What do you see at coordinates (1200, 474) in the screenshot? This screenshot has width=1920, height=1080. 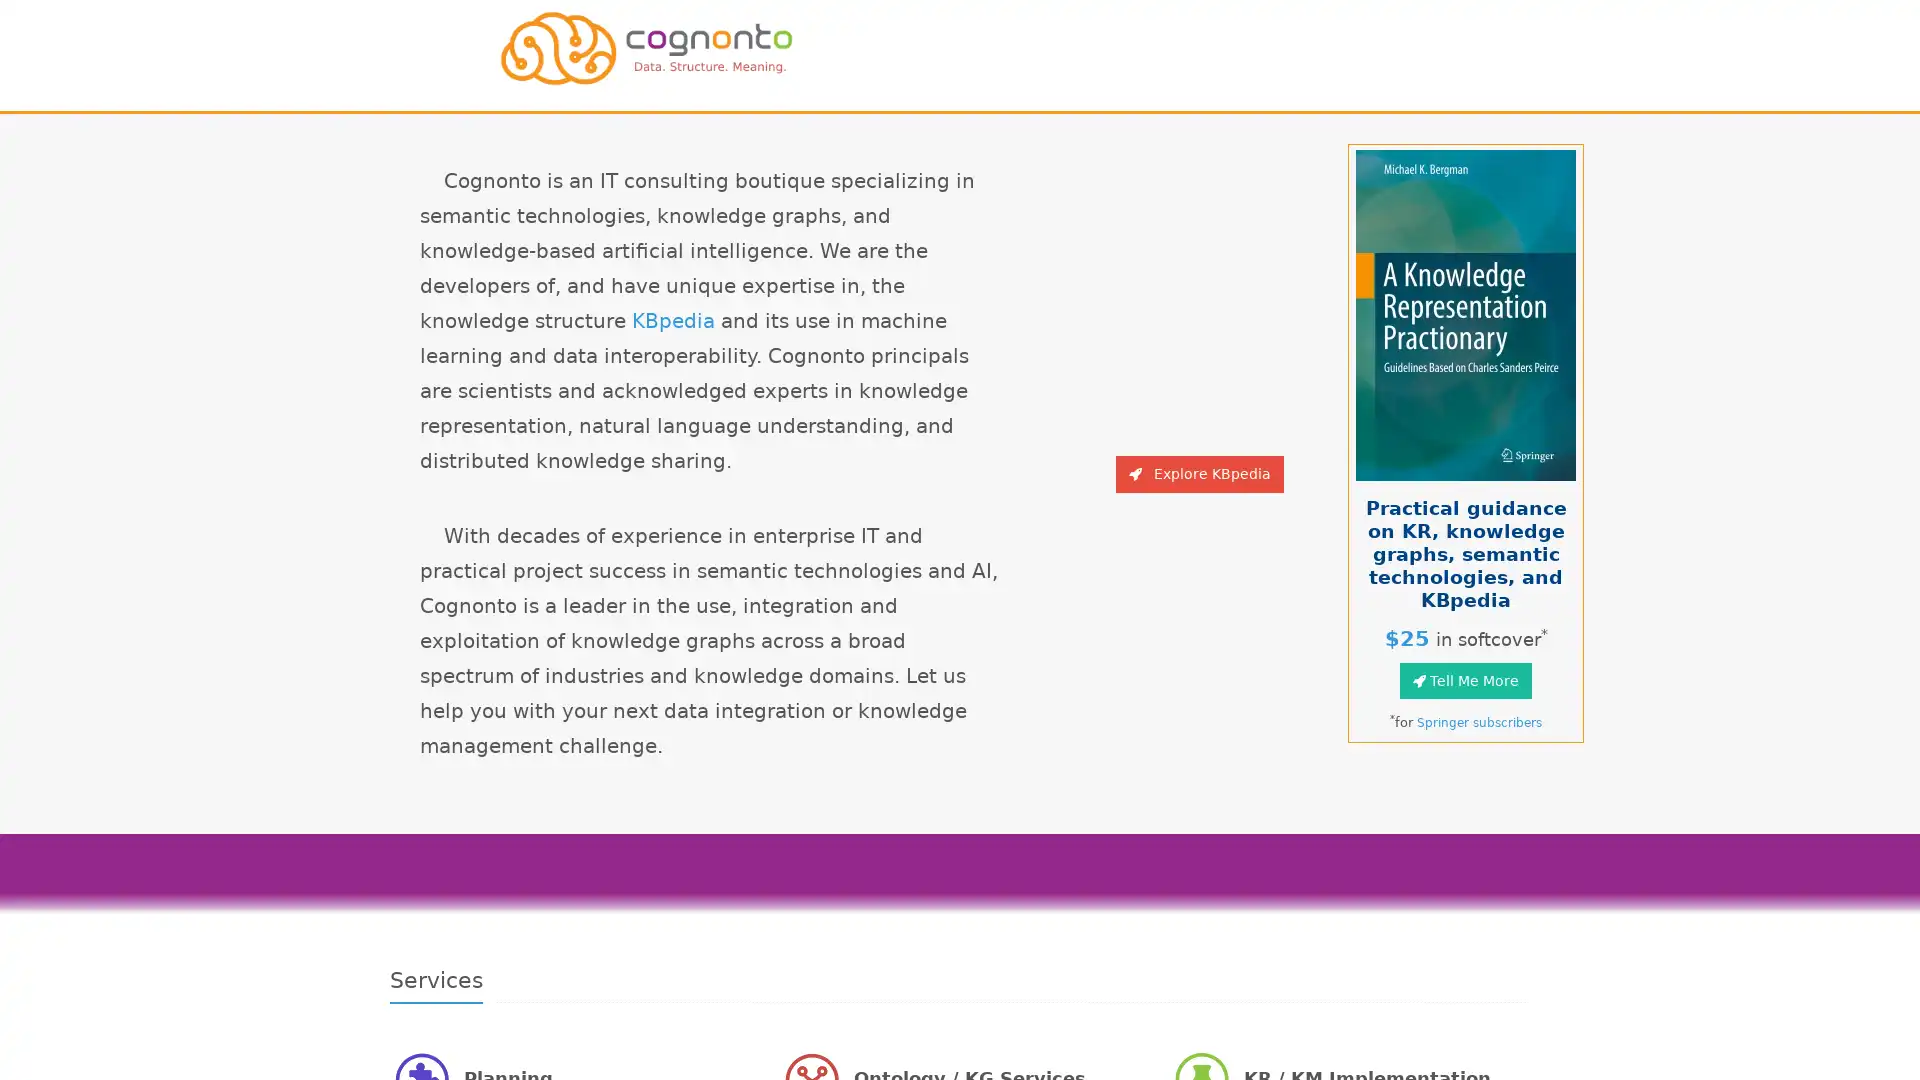 I see `Explore KBpedia` at bounding box center [1200, 474].